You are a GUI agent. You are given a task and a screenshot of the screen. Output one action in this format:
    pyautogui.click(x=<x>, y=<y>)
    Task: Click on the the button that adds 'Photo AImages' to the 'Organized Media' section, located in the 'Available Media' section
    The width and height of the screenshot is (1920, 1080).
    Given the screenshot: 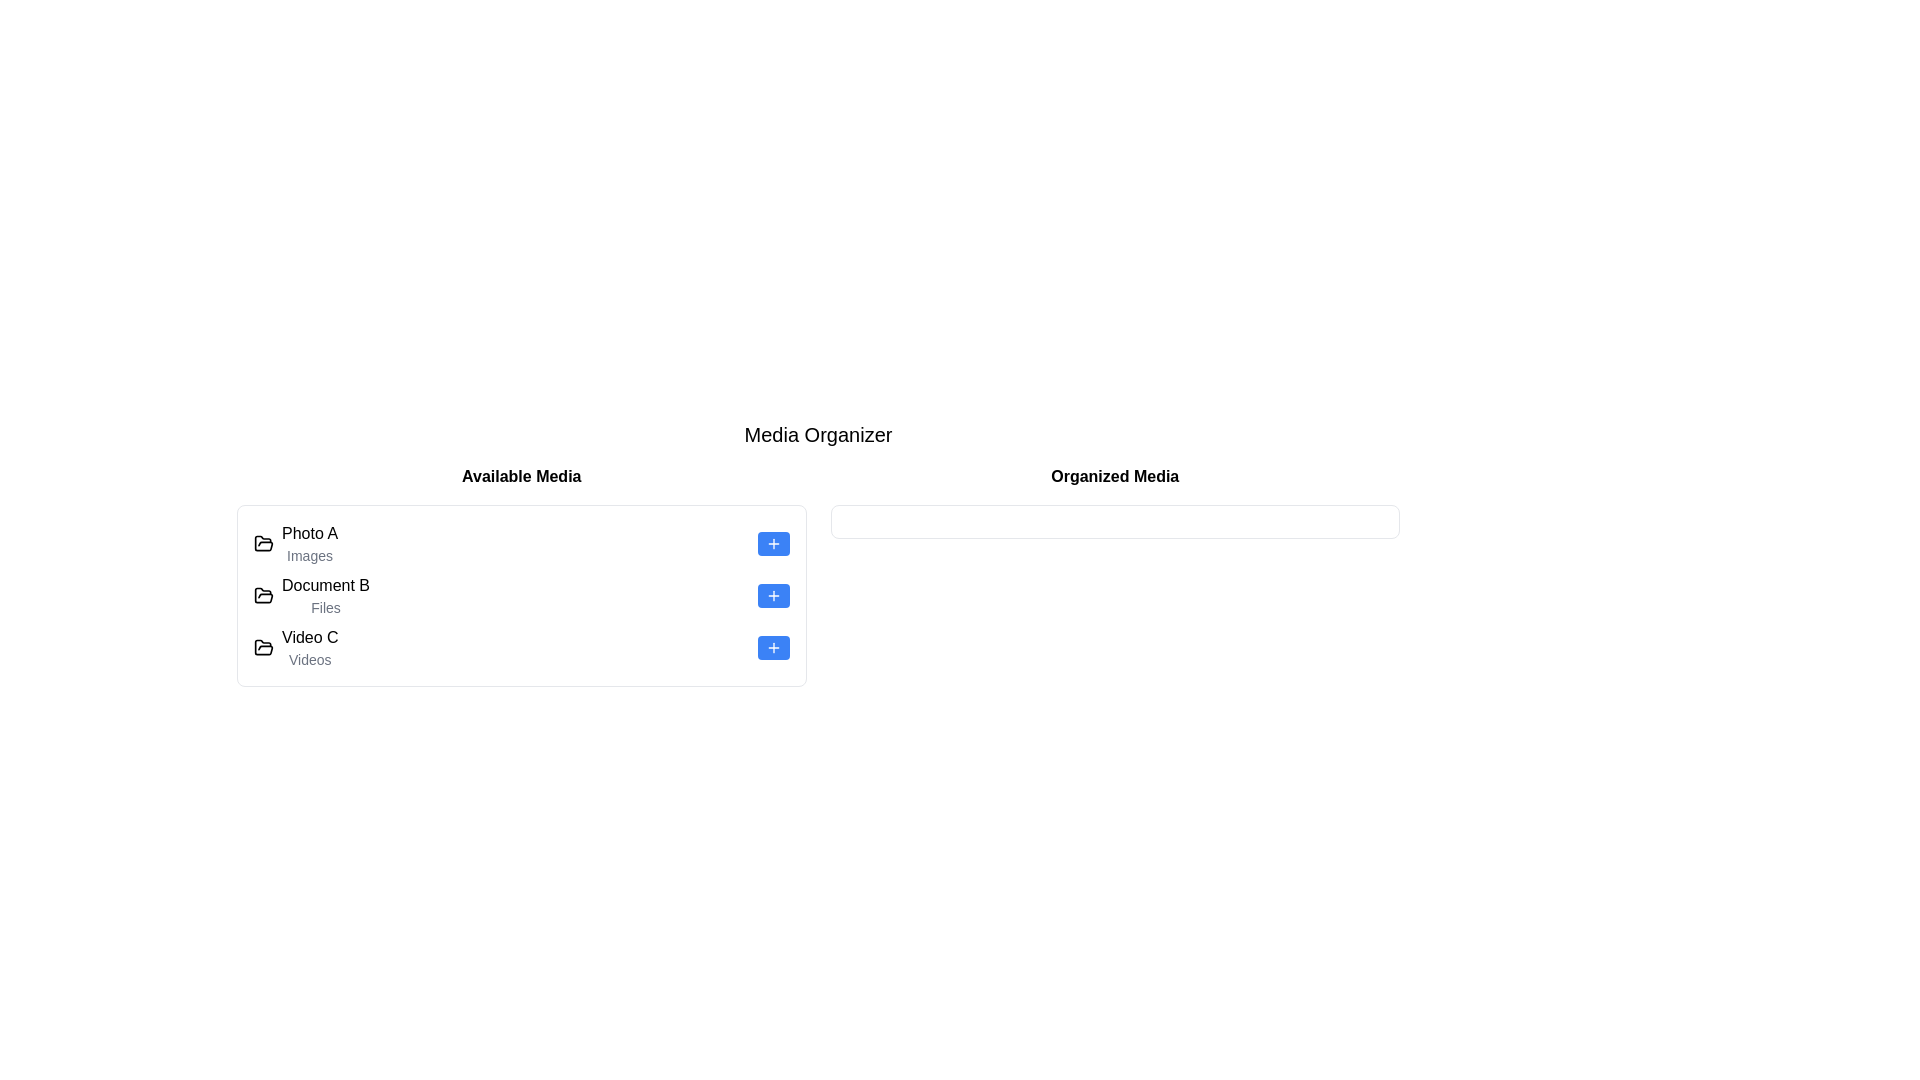 What is the action you would take?
    pyautogui.click(x=772, y=543)
    